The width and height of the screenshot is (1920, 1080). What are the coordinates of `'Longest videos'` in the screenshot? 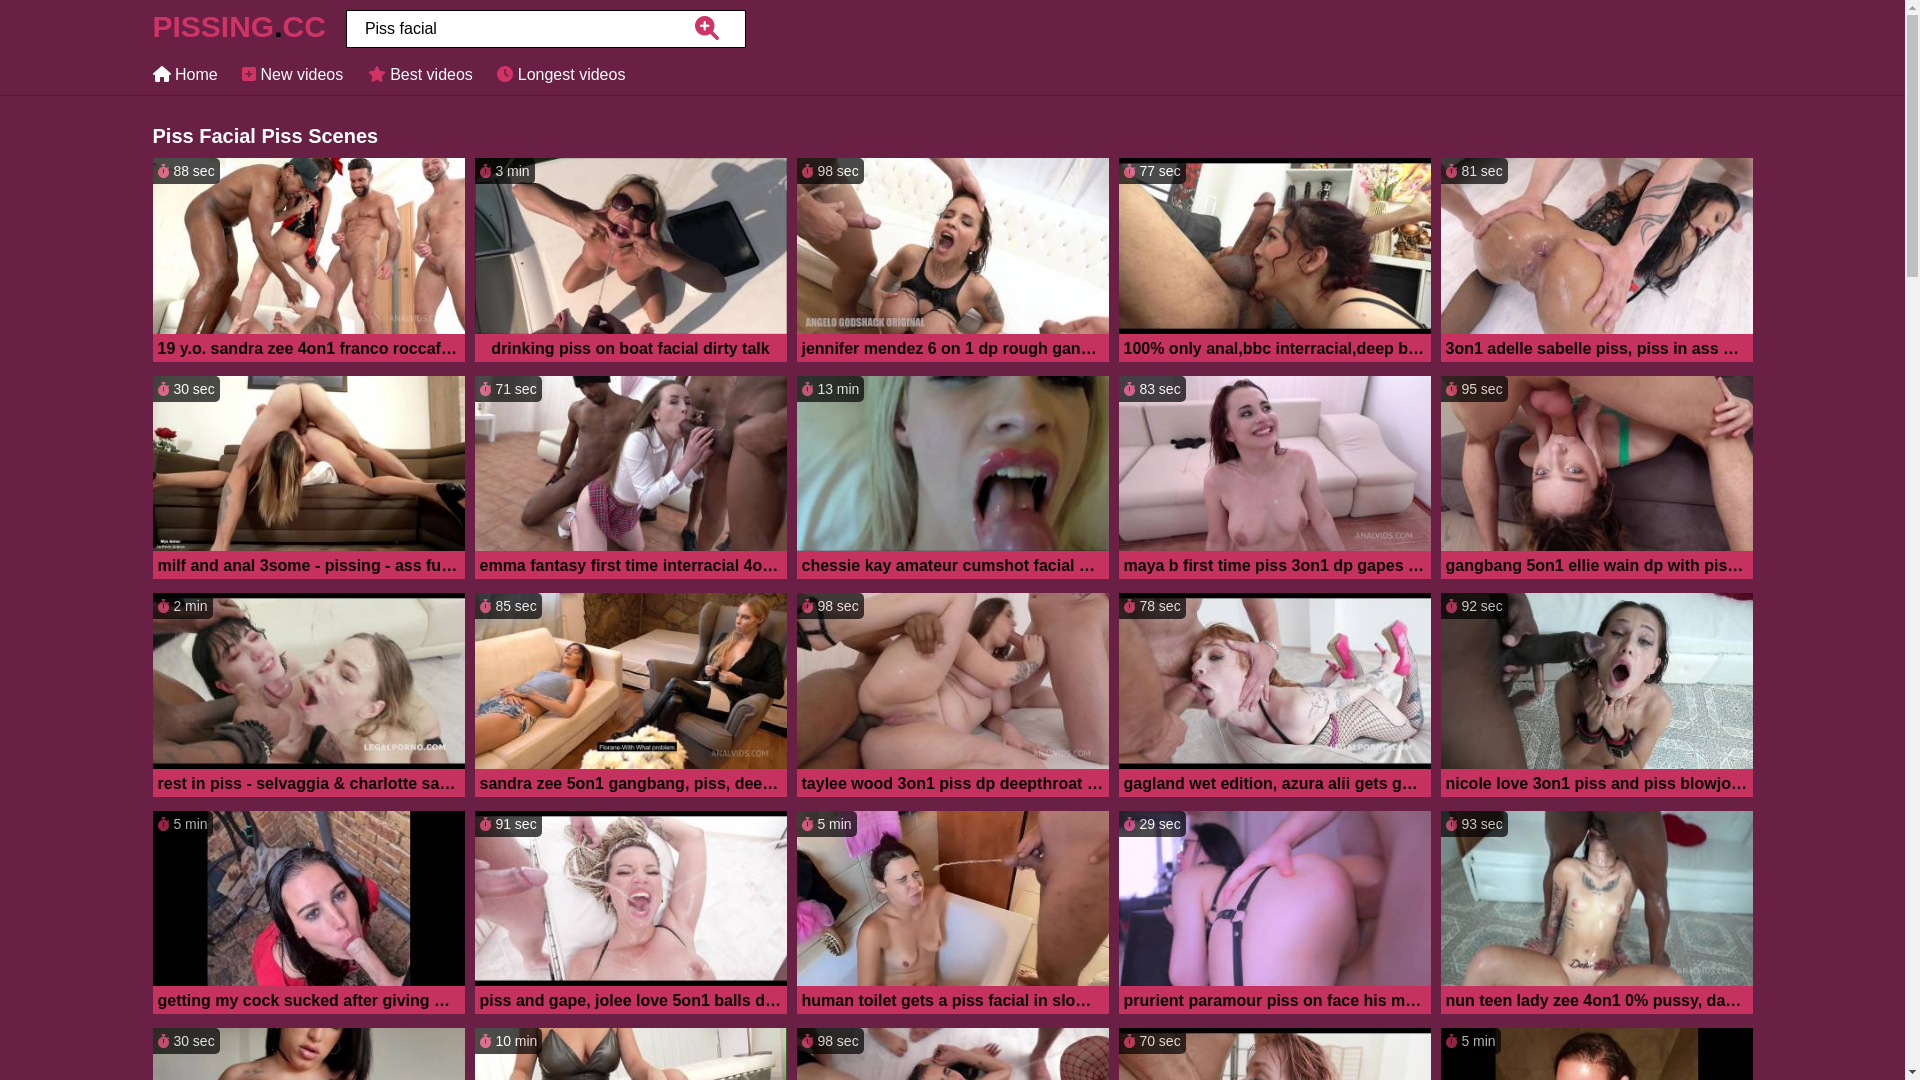 It's located at (560, 73).